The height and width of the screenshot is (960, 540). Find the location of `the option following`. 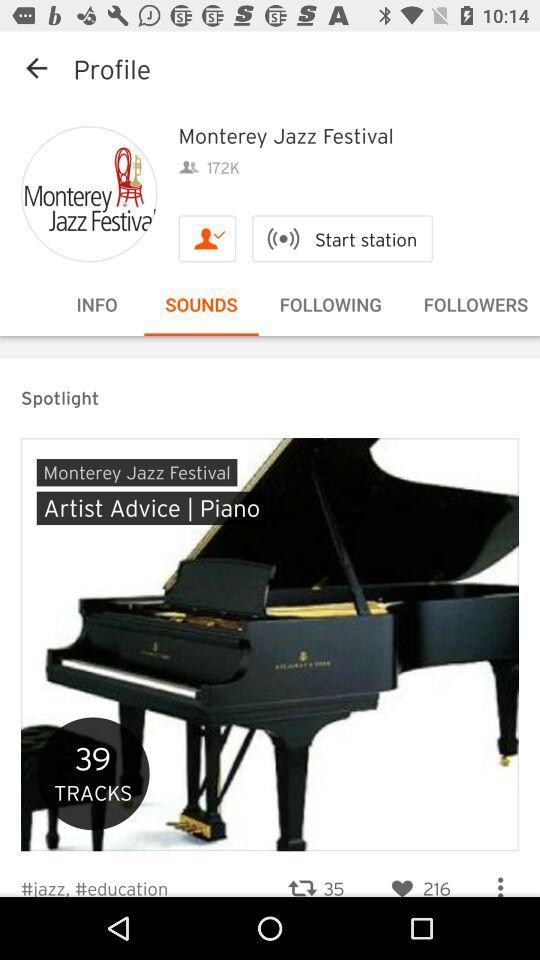

the option following is located at coordinates (331, 304).